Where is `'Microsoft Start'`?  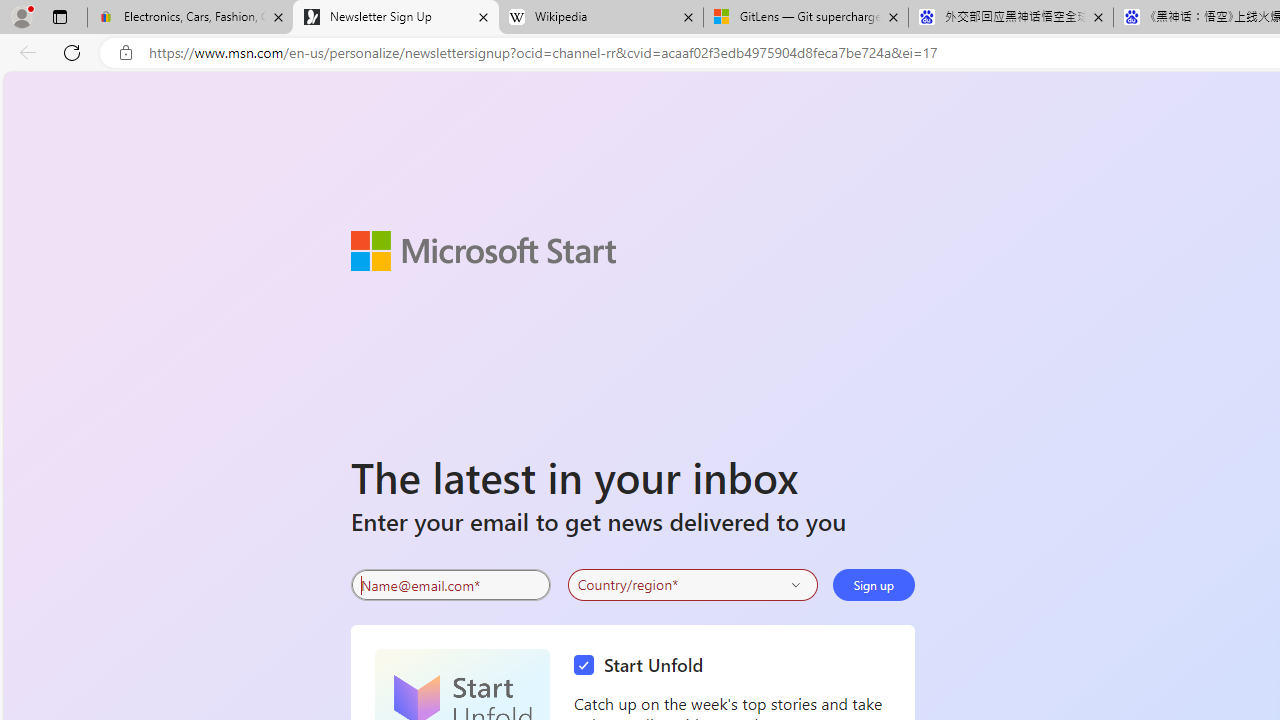 'Microsoft Start' is located at coordinates (483, 249).